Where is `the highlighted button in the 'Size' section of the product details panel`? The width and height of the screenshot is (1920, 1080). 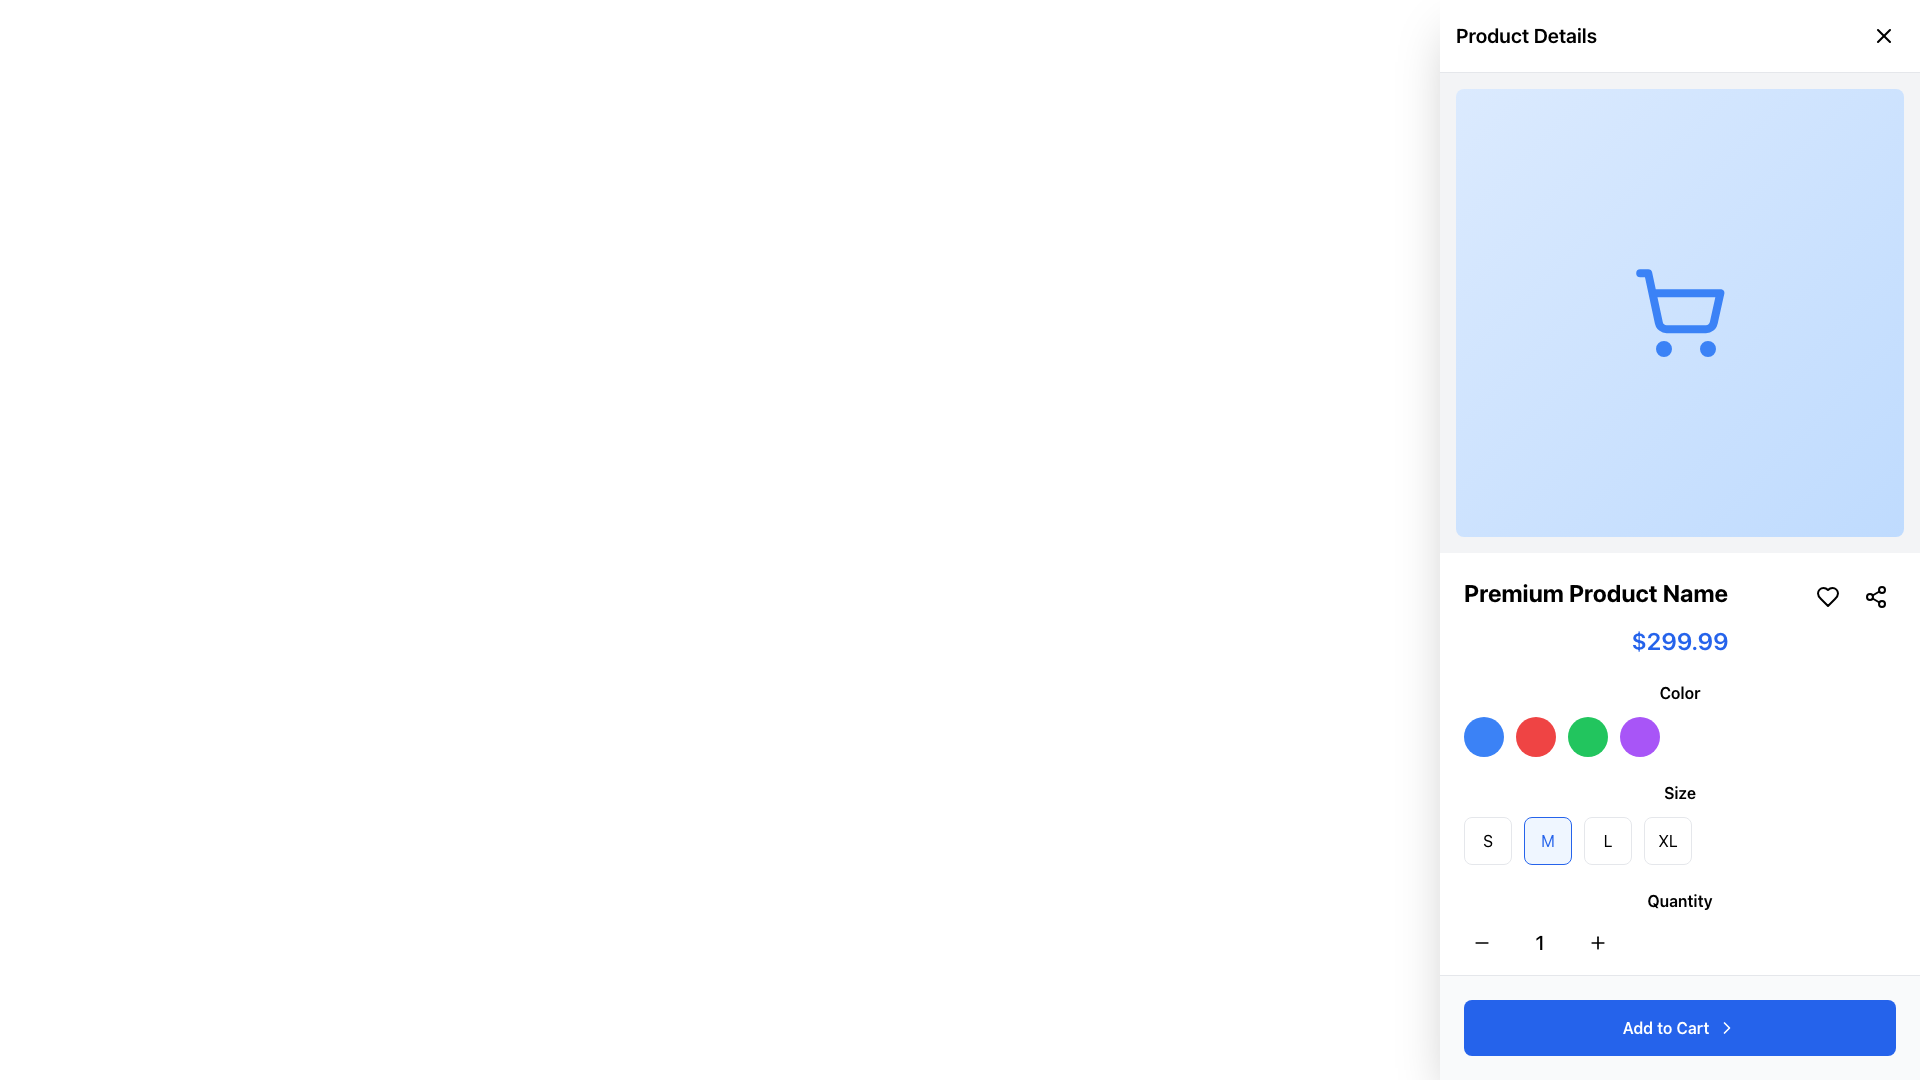 the highlighted button in the 'Size' section of the product details panel is located at coordinates (1680, 822).